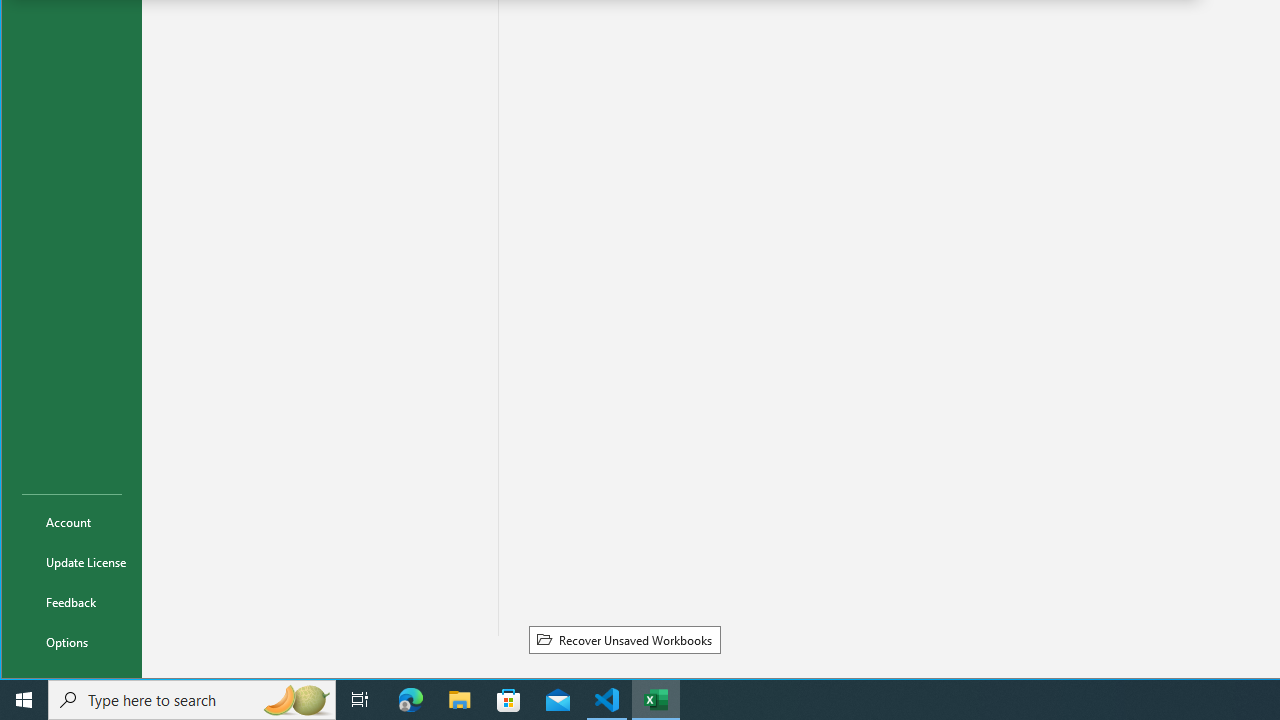 The image size is (1280, 720). What do you see at coordinates (192, 698) in the screenshot?
I see `'Type here to search'` at bounding box center [192, 698].